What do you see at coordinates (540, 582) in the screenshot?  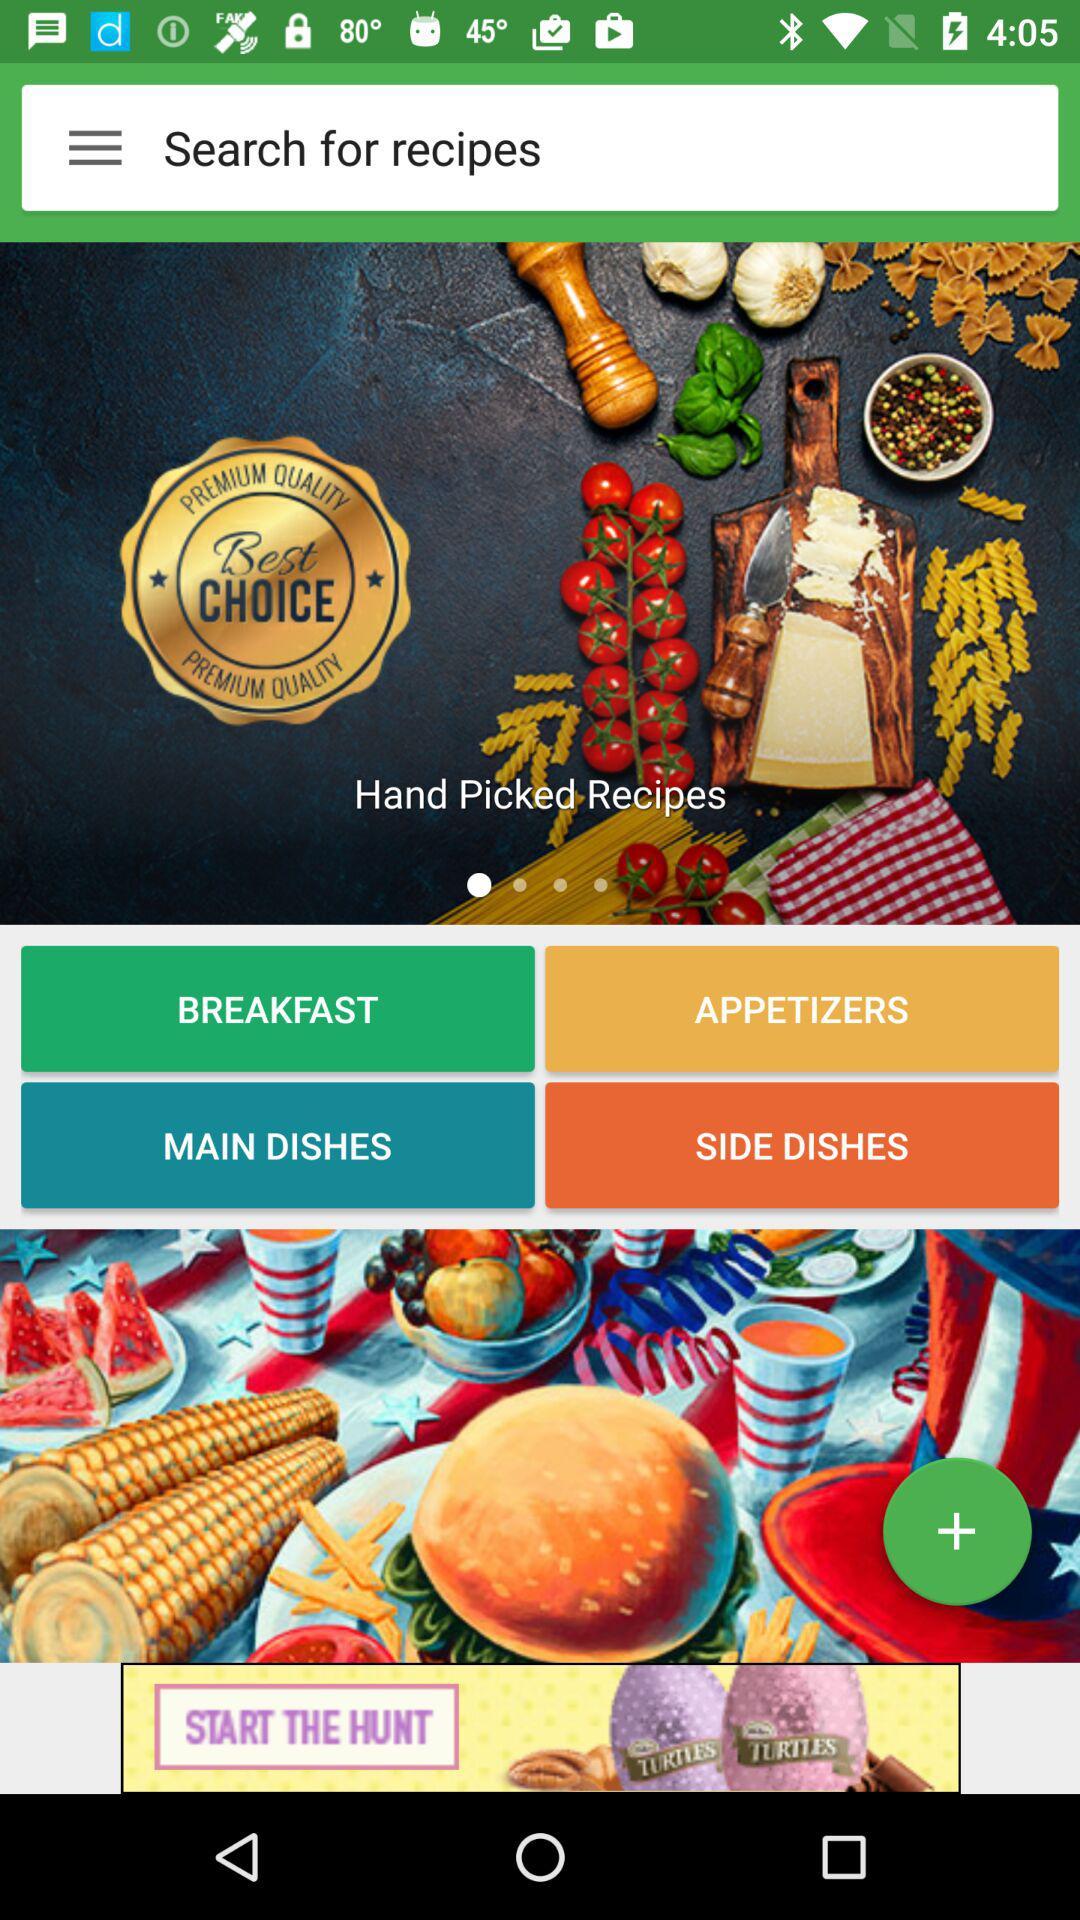 I see `searches 'best choice recipes` at bounding box center [540, 582].